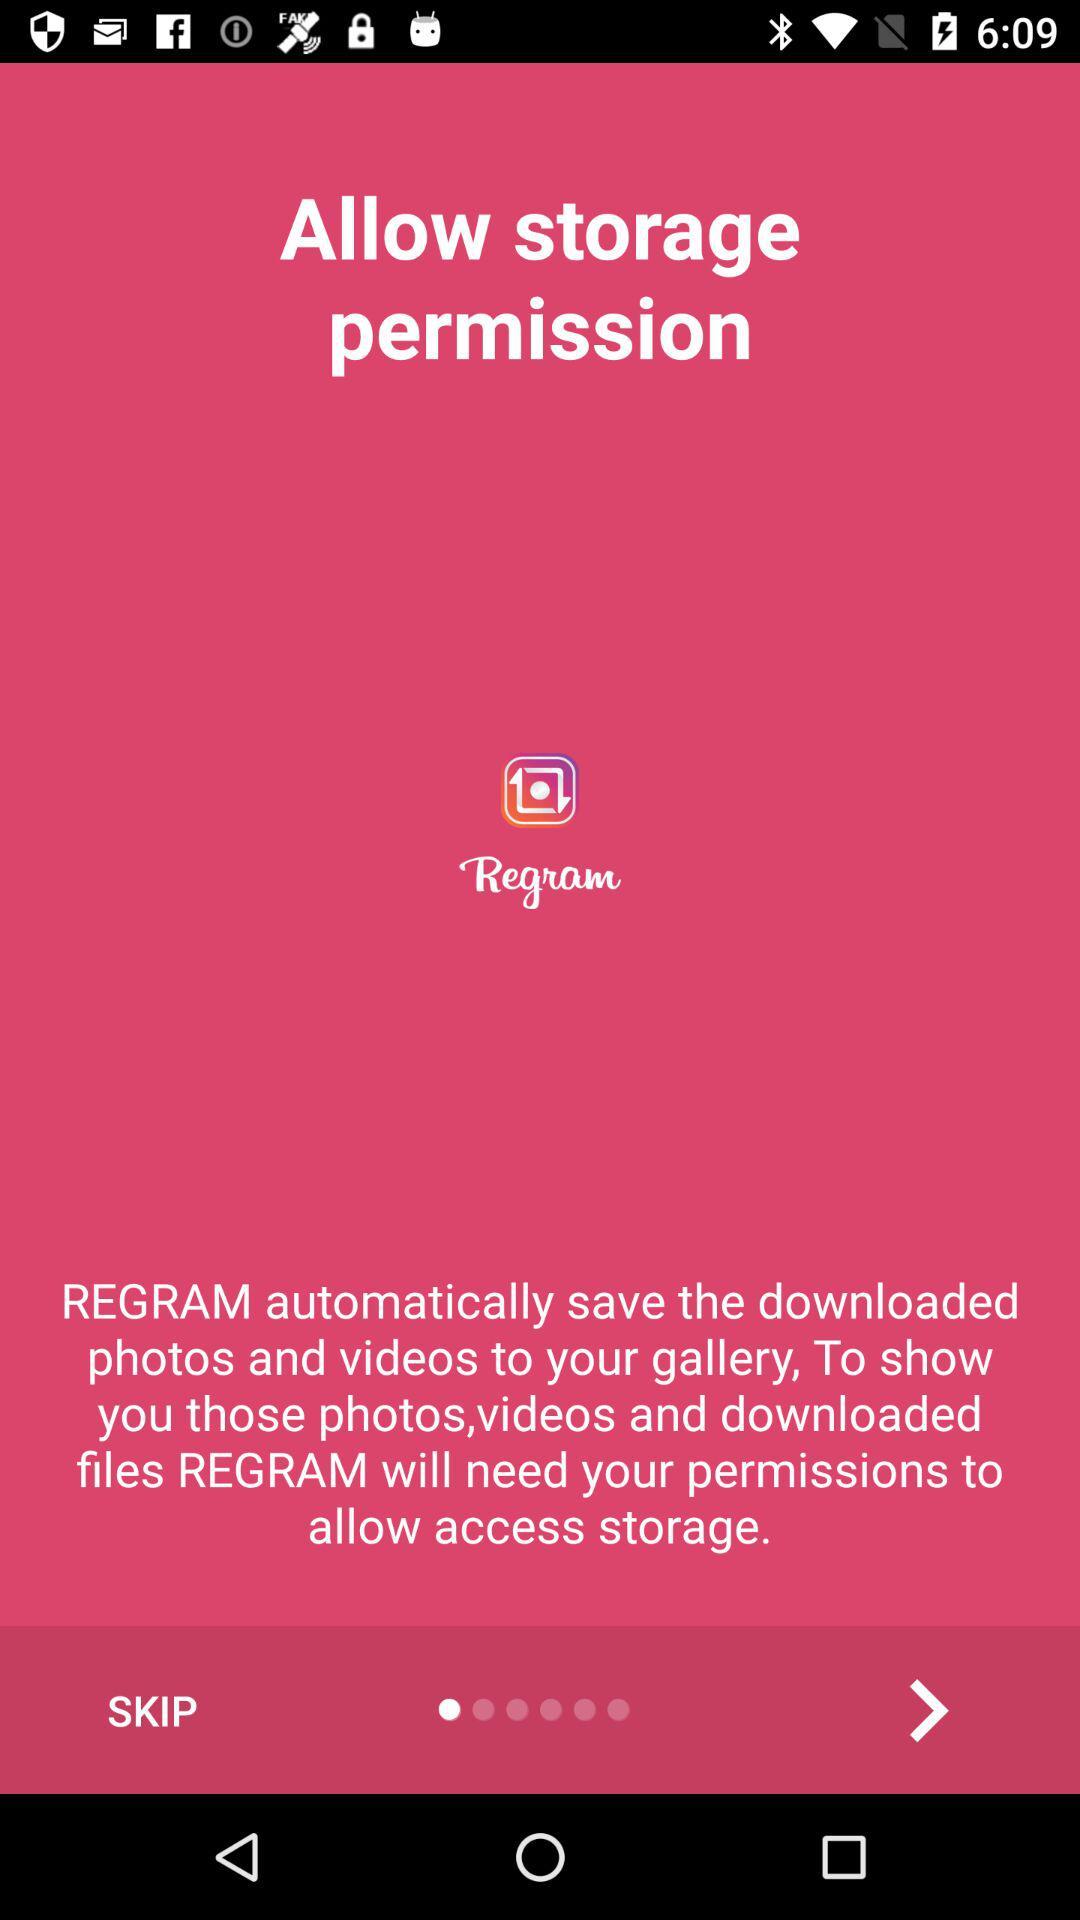 The height and width of the screenshot is (1920, 1080). What do you see at coordinates (927, 1709) in the screenshot?
I see `the item at the bottom right corner` at bounding box center [927, 1709].